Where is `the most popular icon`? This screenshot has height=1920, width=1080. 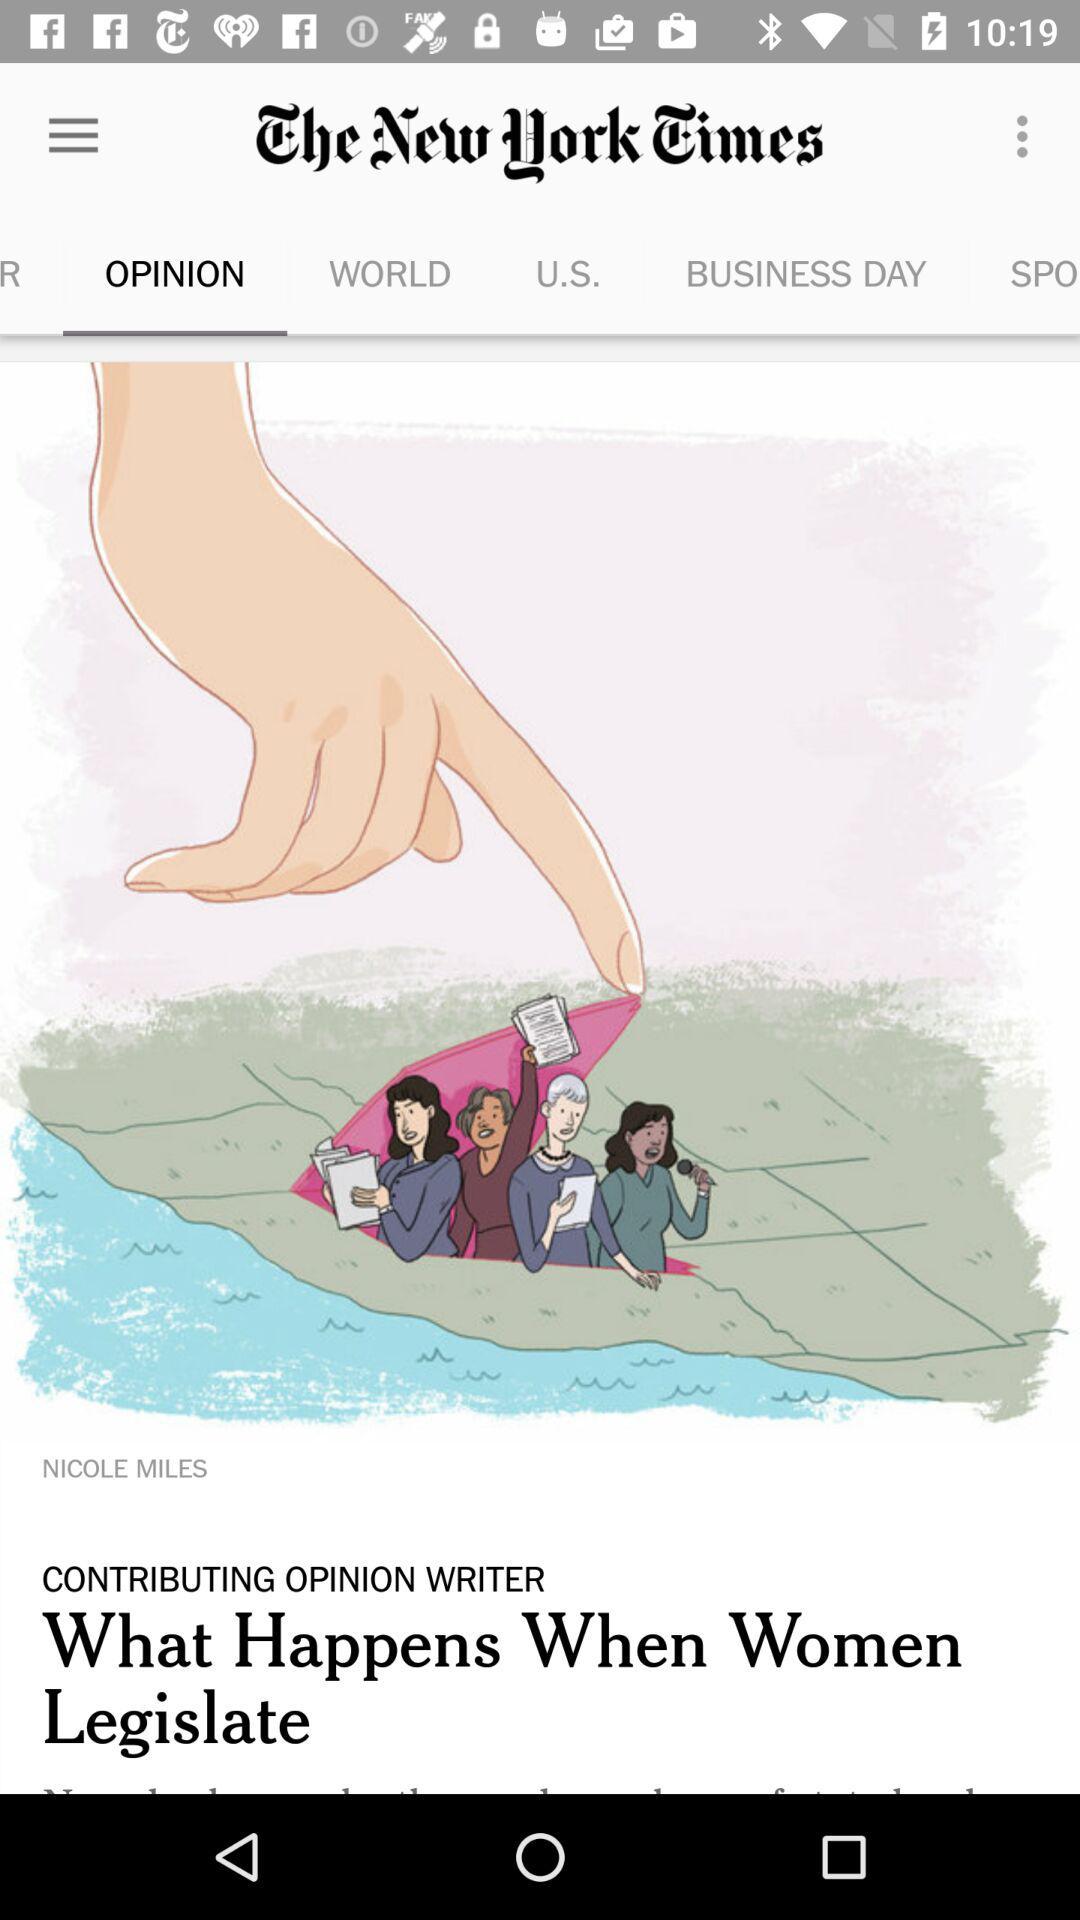 the most popular icon is located at coordinates (31, 272).